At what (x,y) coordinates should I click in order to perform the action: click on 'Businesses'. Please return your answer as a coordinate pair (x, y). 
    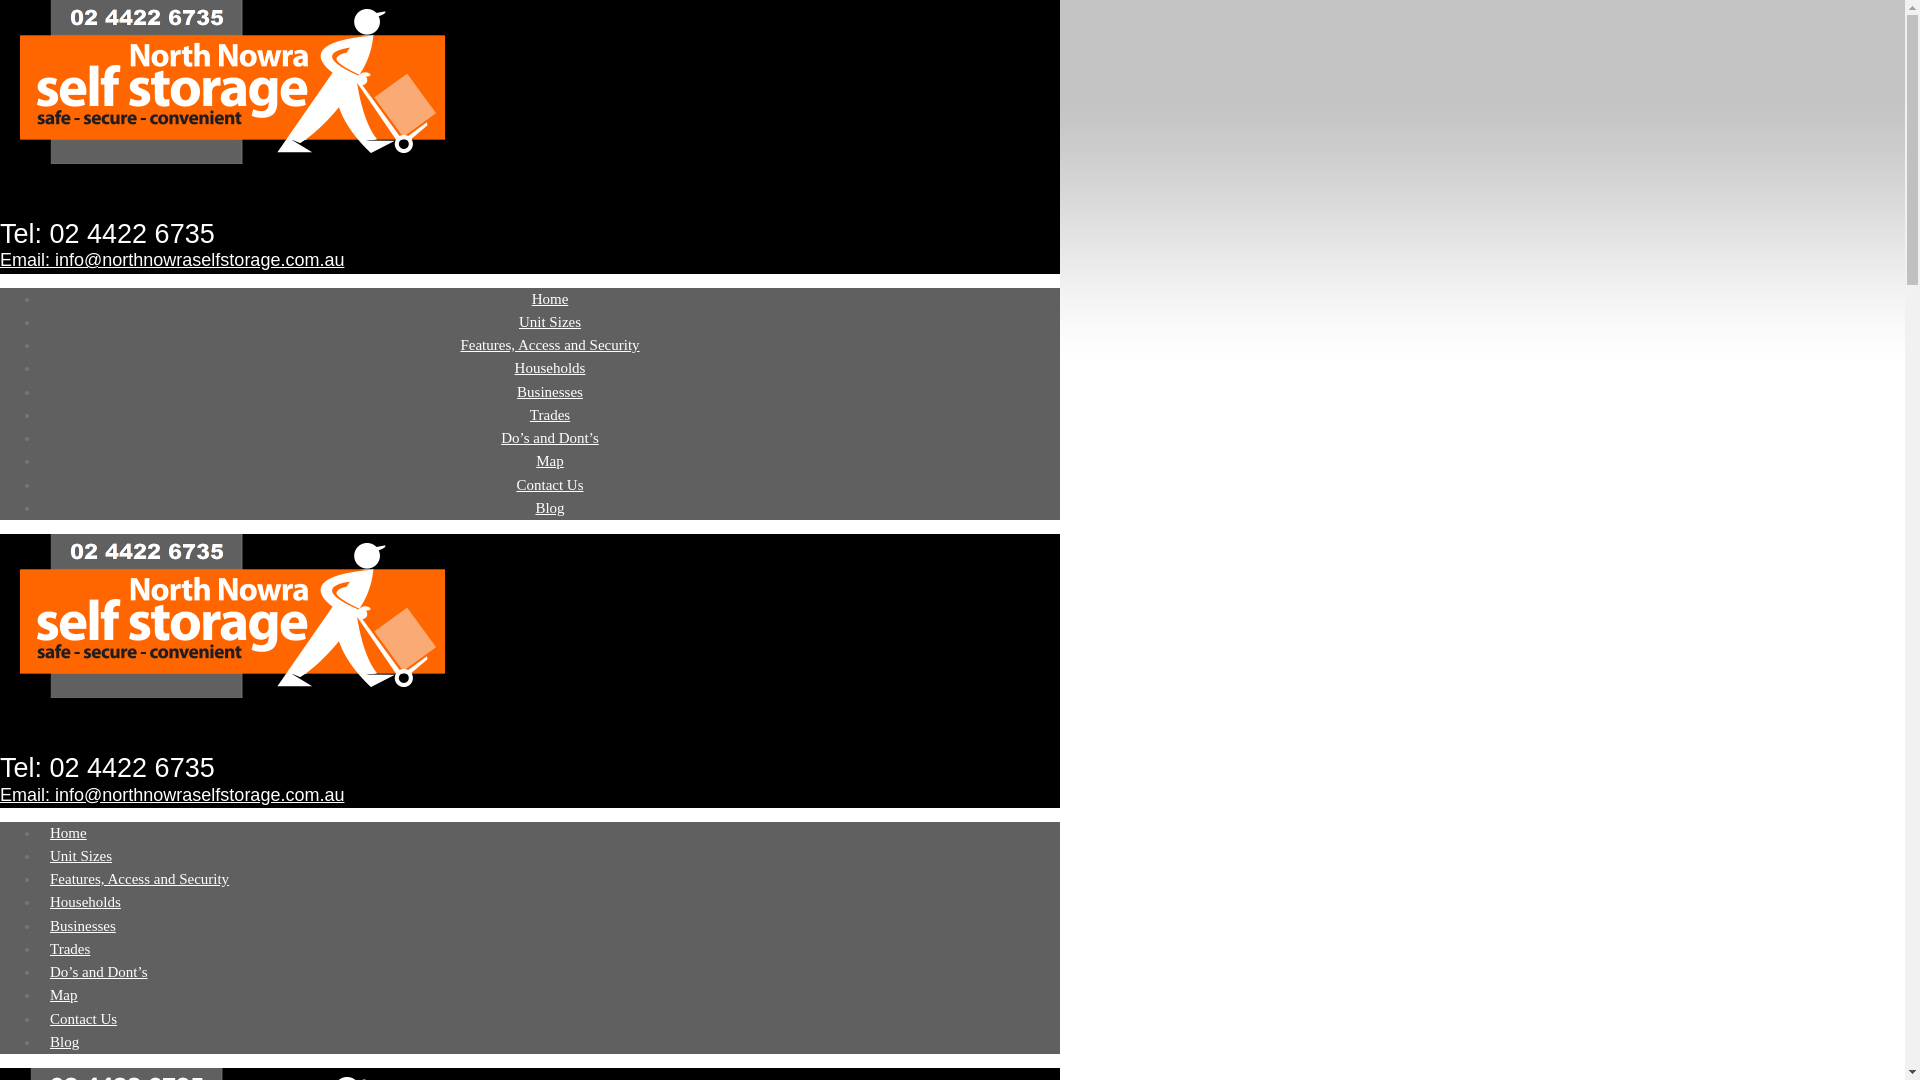
    Looking at the image, I should click on (550, 392).